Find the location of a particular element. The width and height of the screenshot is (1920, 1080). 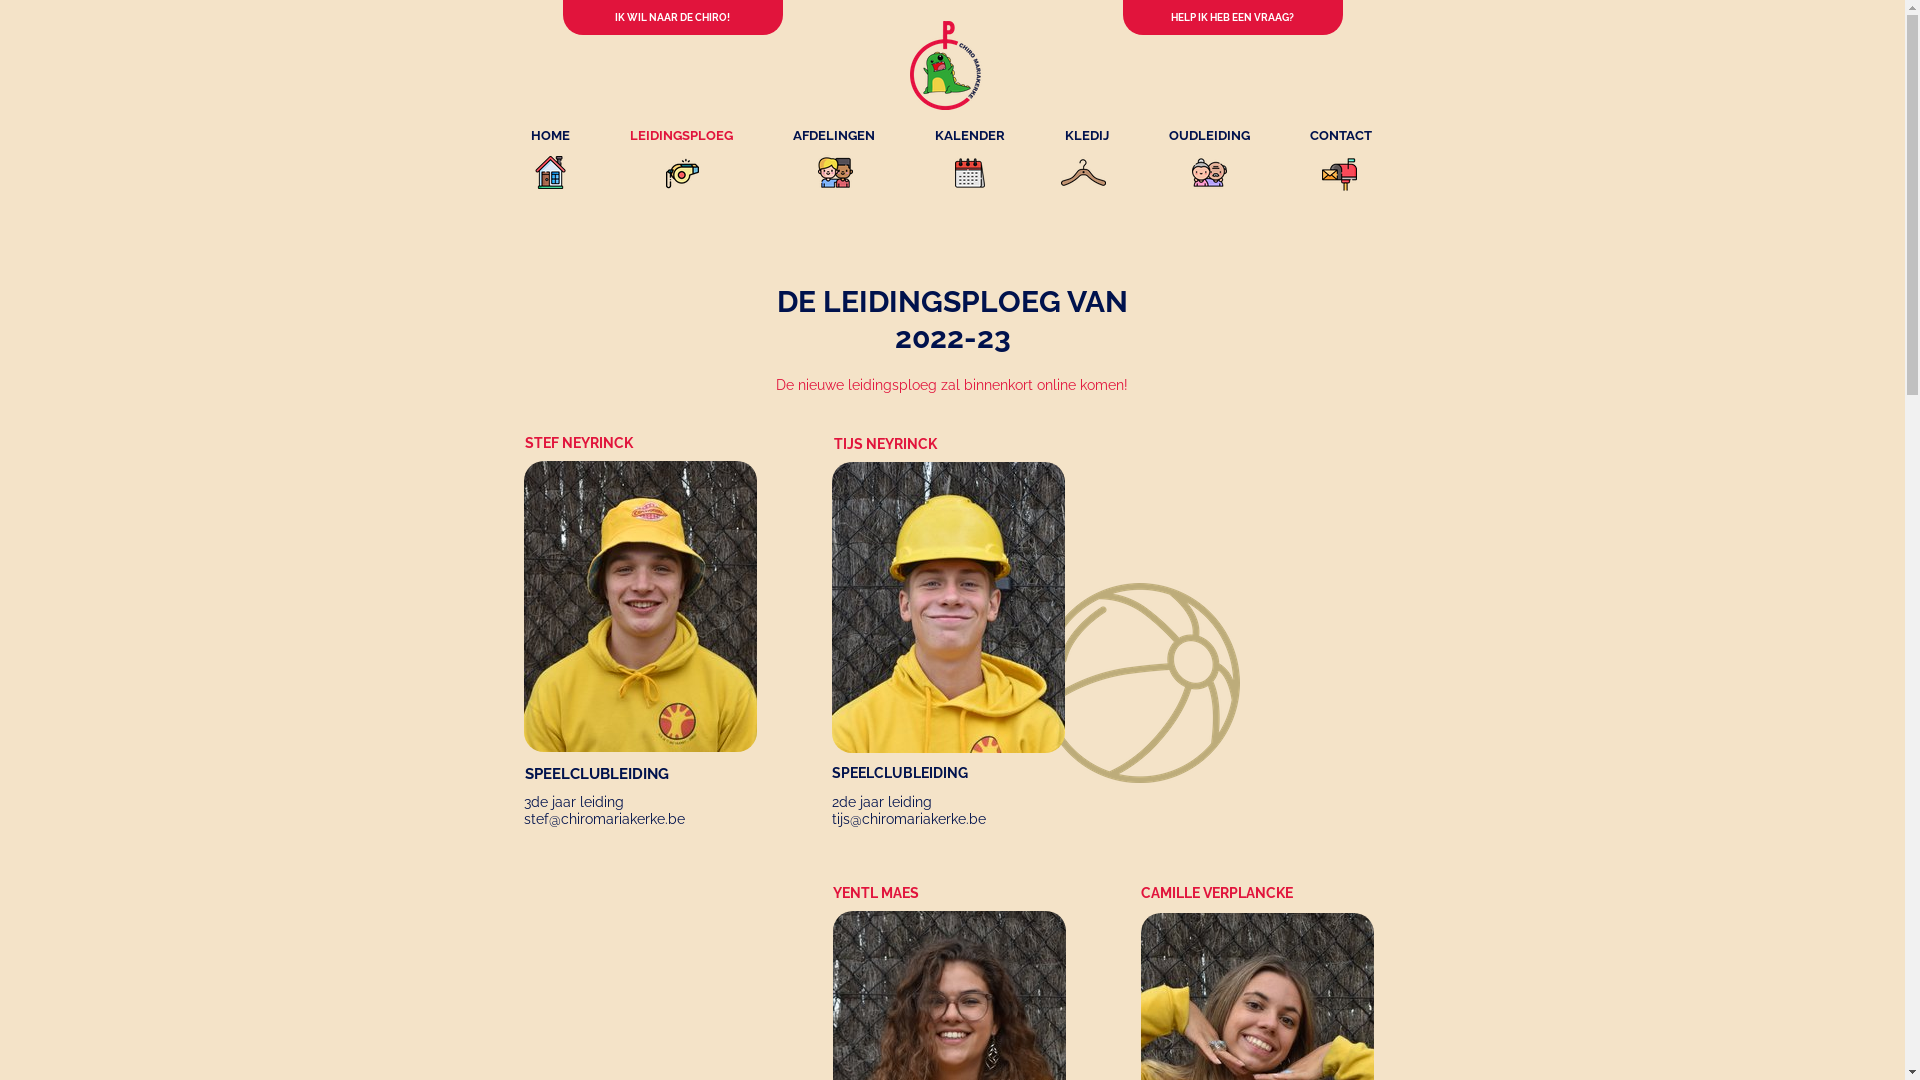

'LEIDINGSPLOEG' is located at coordinates (681, 134).